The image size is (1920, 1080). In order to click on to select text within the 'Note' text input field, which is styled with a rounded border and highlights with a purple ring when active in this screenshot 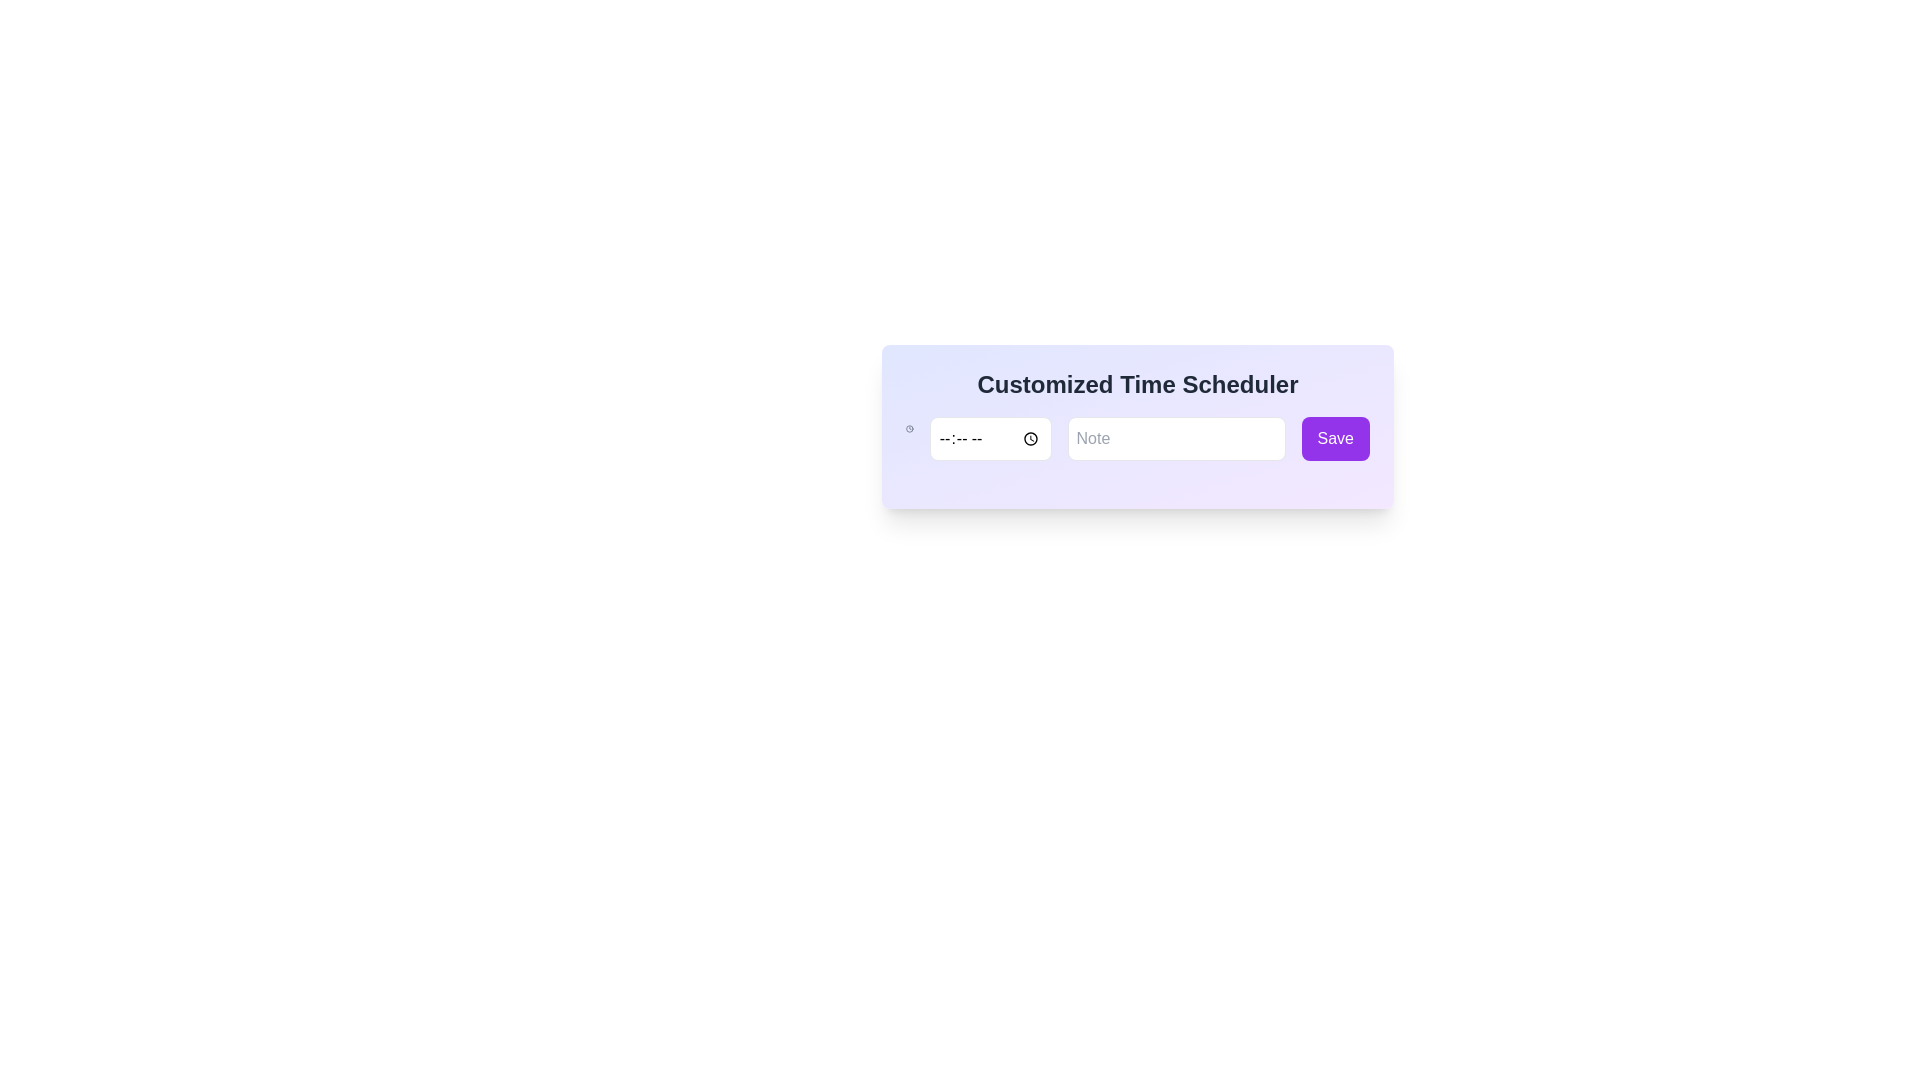, I will do `click(1176, 438)`.